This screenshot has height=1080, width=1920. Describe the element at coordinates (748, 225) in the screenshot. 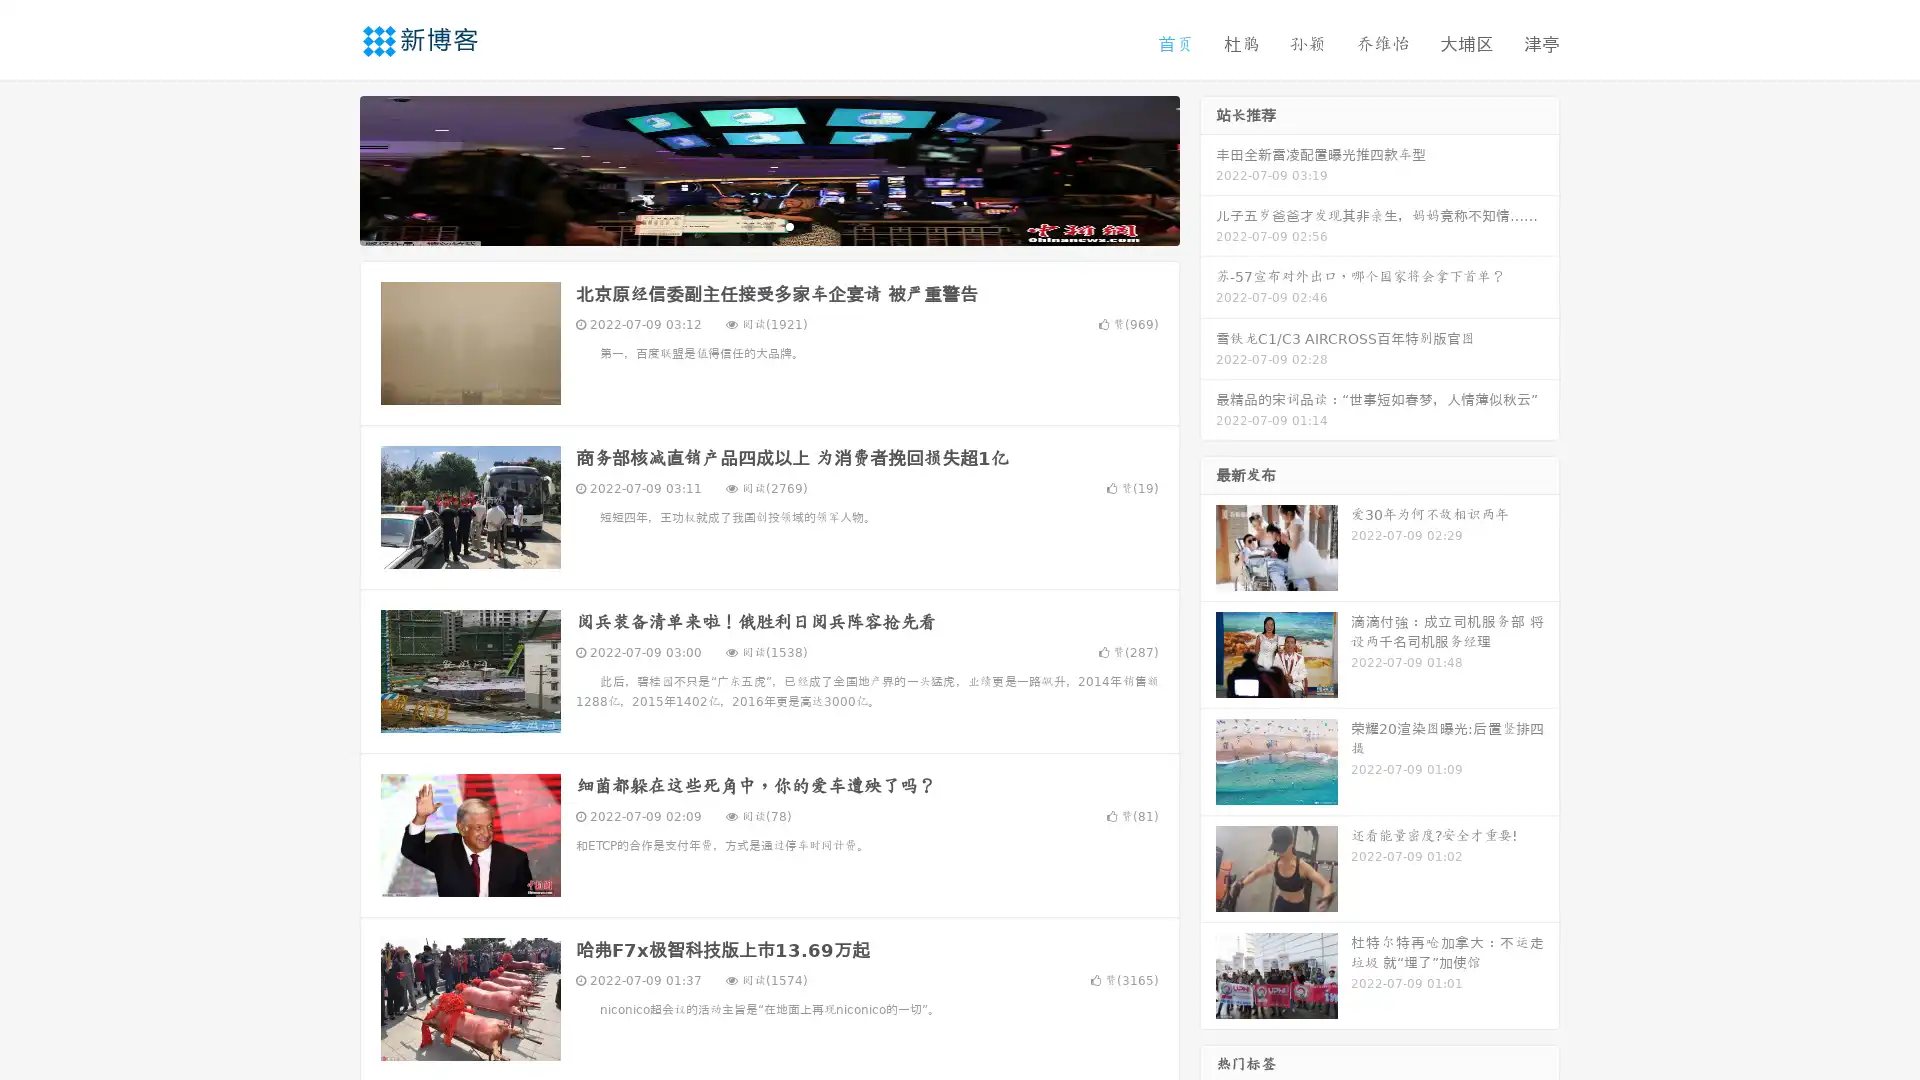

I see `Go to slide 1` at that location.